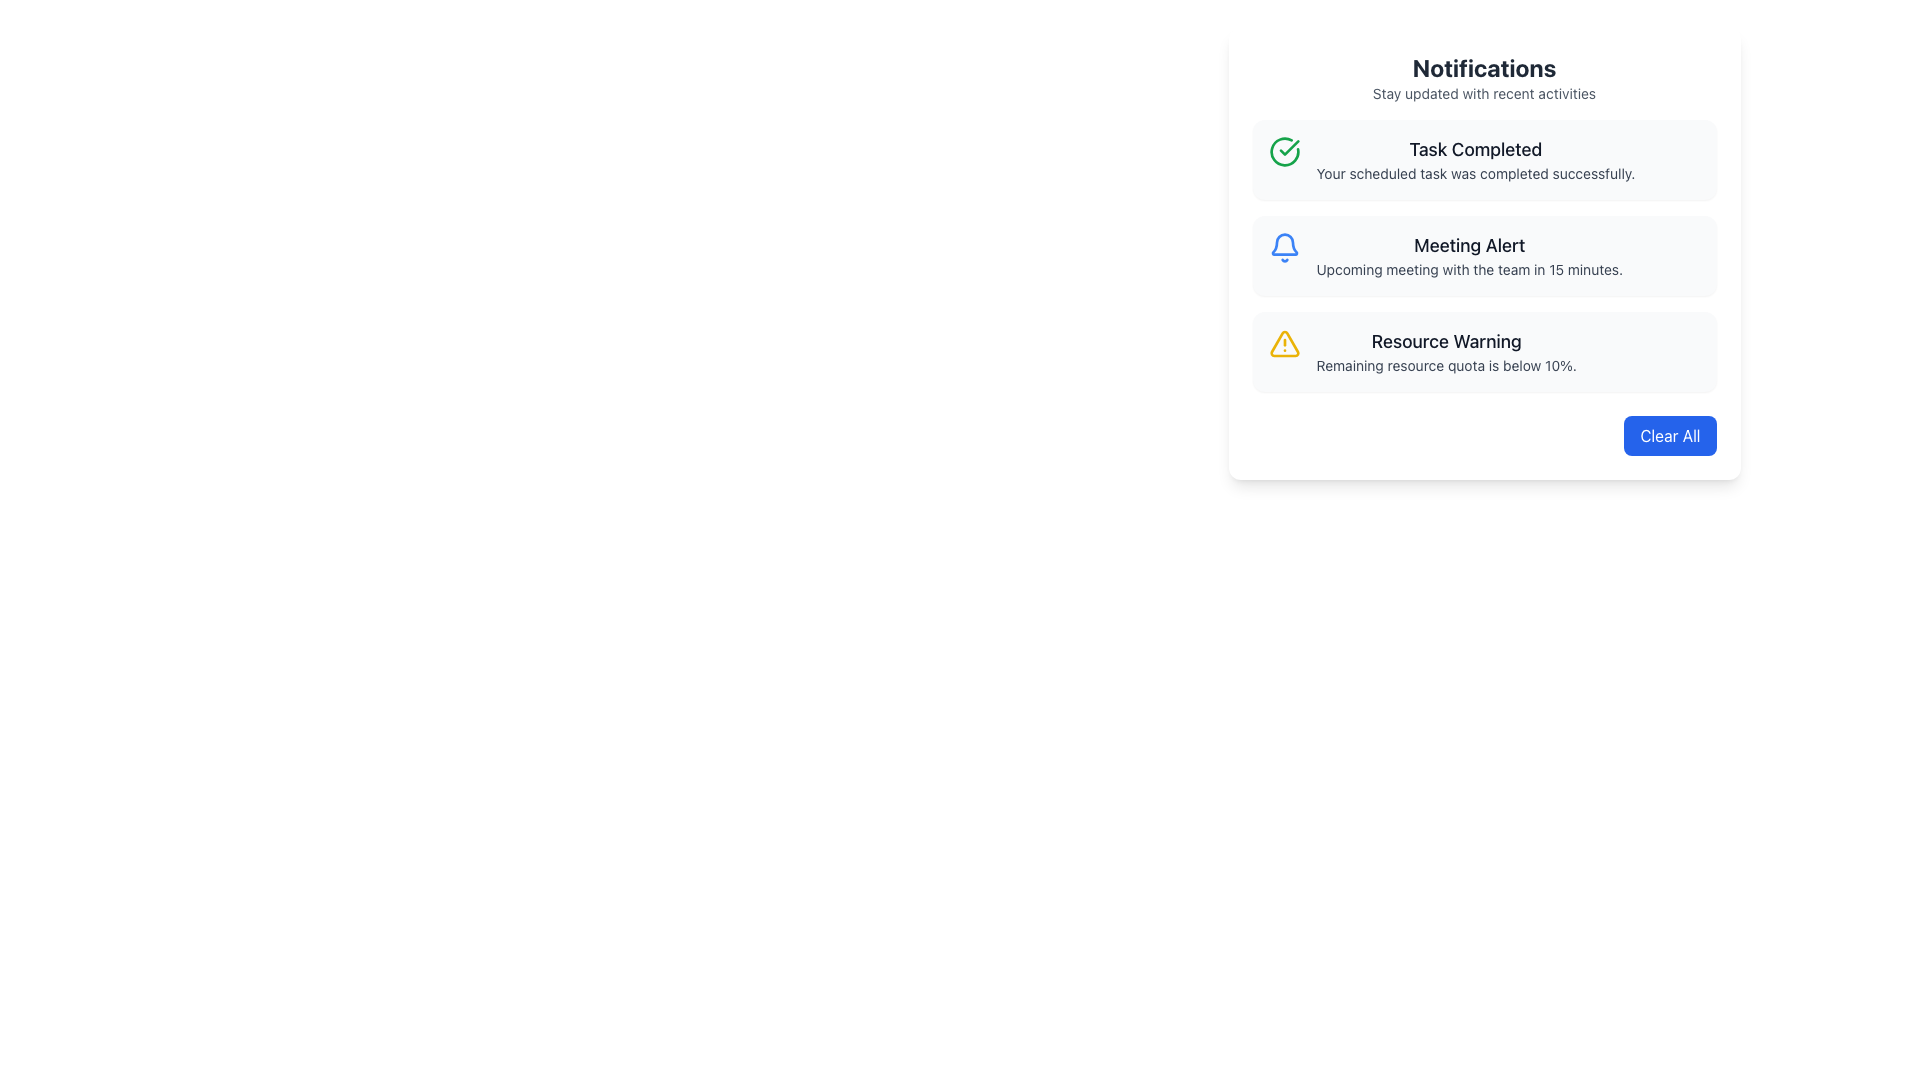 Image resolution: width=1920 pixels, height=1080 pixels. What do you see at coordinates (1475, 149) in the screenshot?
I see `text label displaying 'Task Completed' in bold, large dark gray font at the top of the first notification item in the Notifications section` at bounding box center [1475, 149].